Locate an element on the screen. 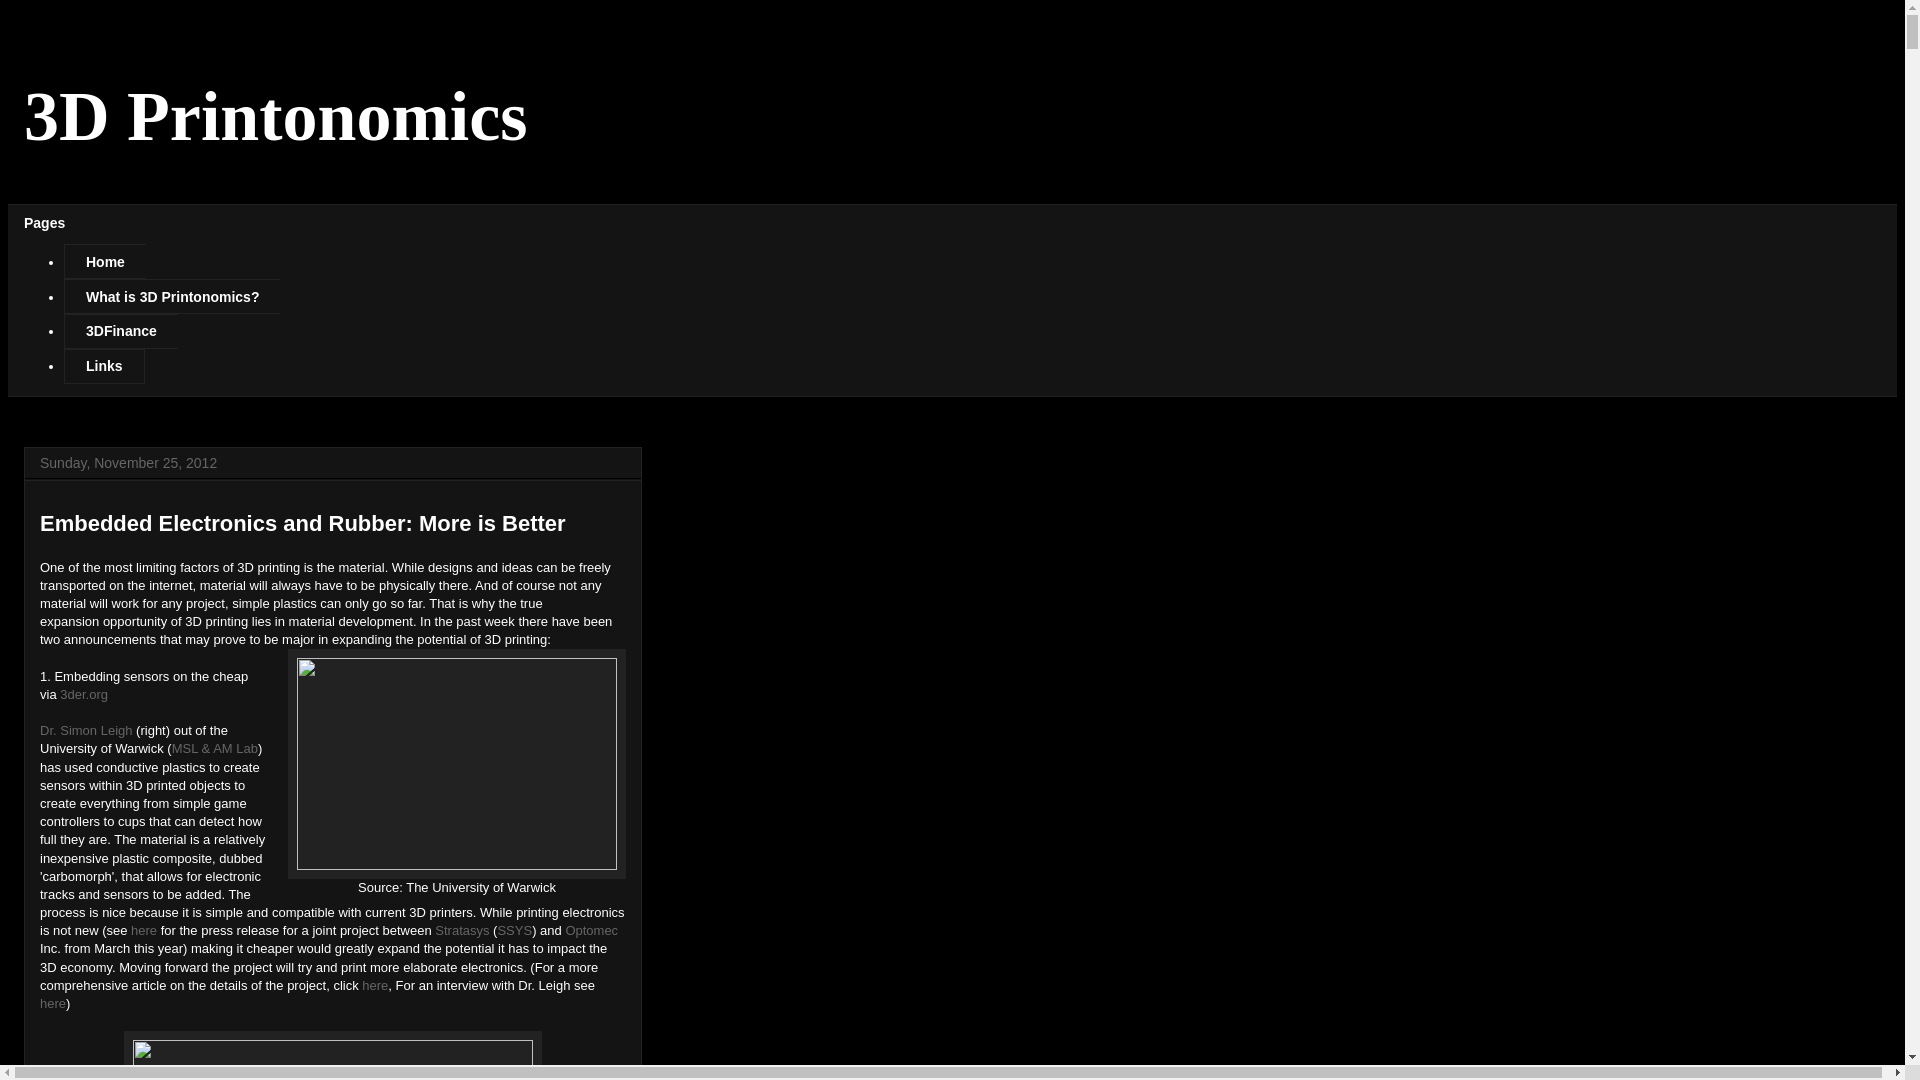 The width and height of the screenshot is (1920, 1080). 'Home' is located at coordinates (104, 260).